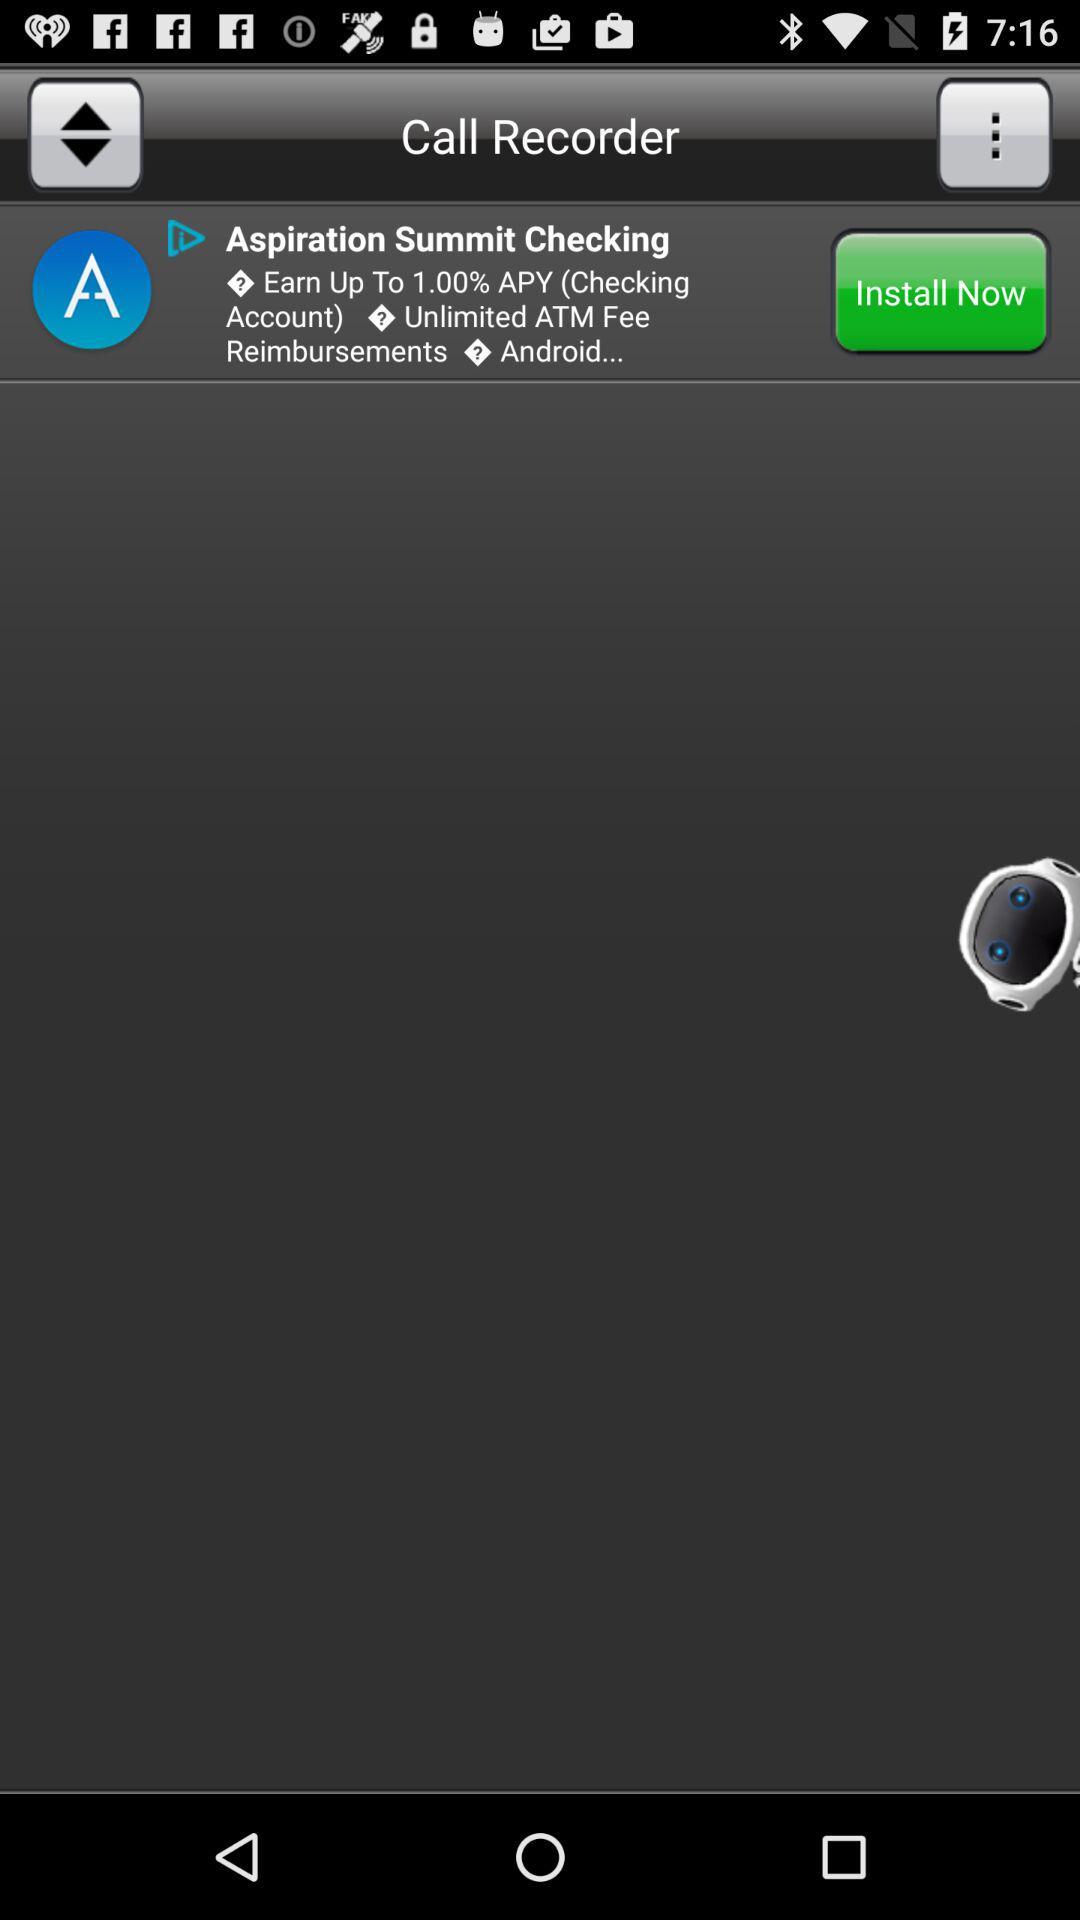  Describe the element at coordinates (84, 143) in the screenshot. I see `the compare icon` at that location.